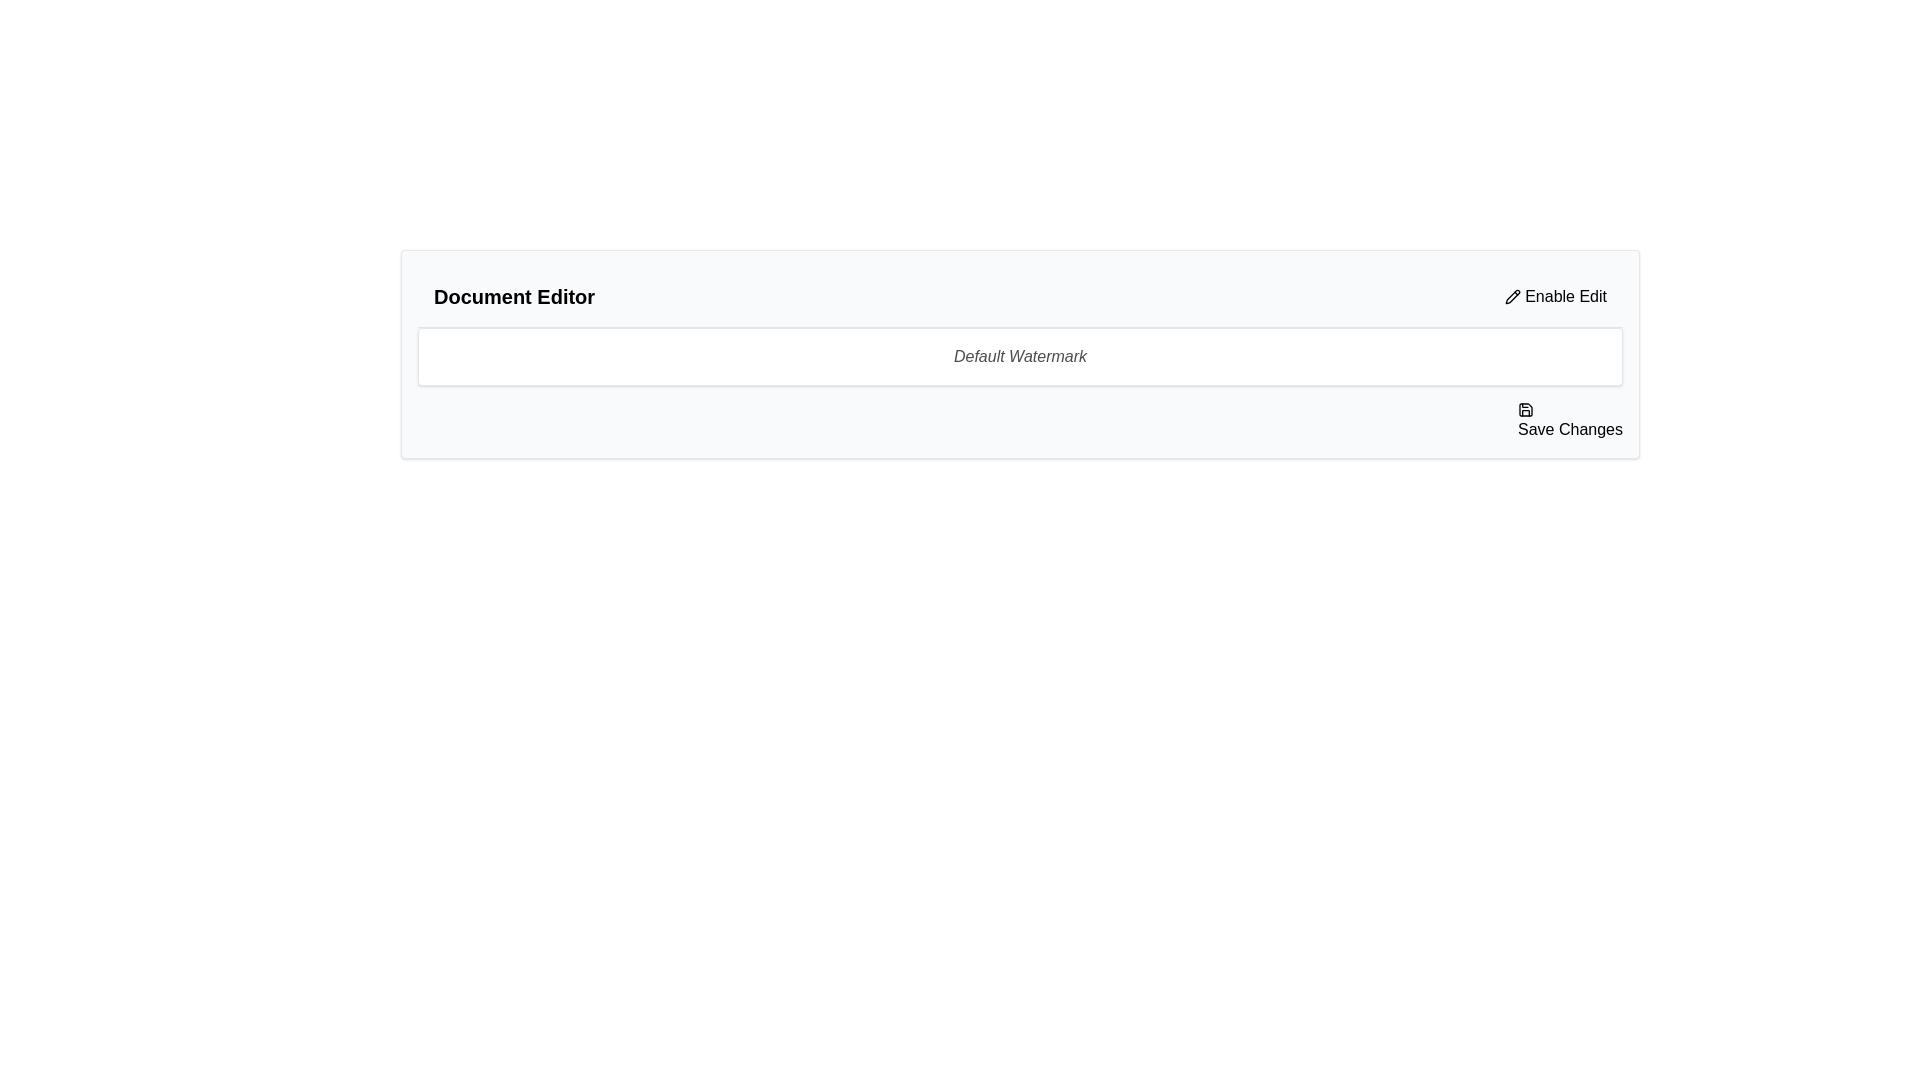  Describe the element at coordinates (1569, 420) in the screenshot. I see `the 'Save Changes' button with a floppy disk icon` at that location.